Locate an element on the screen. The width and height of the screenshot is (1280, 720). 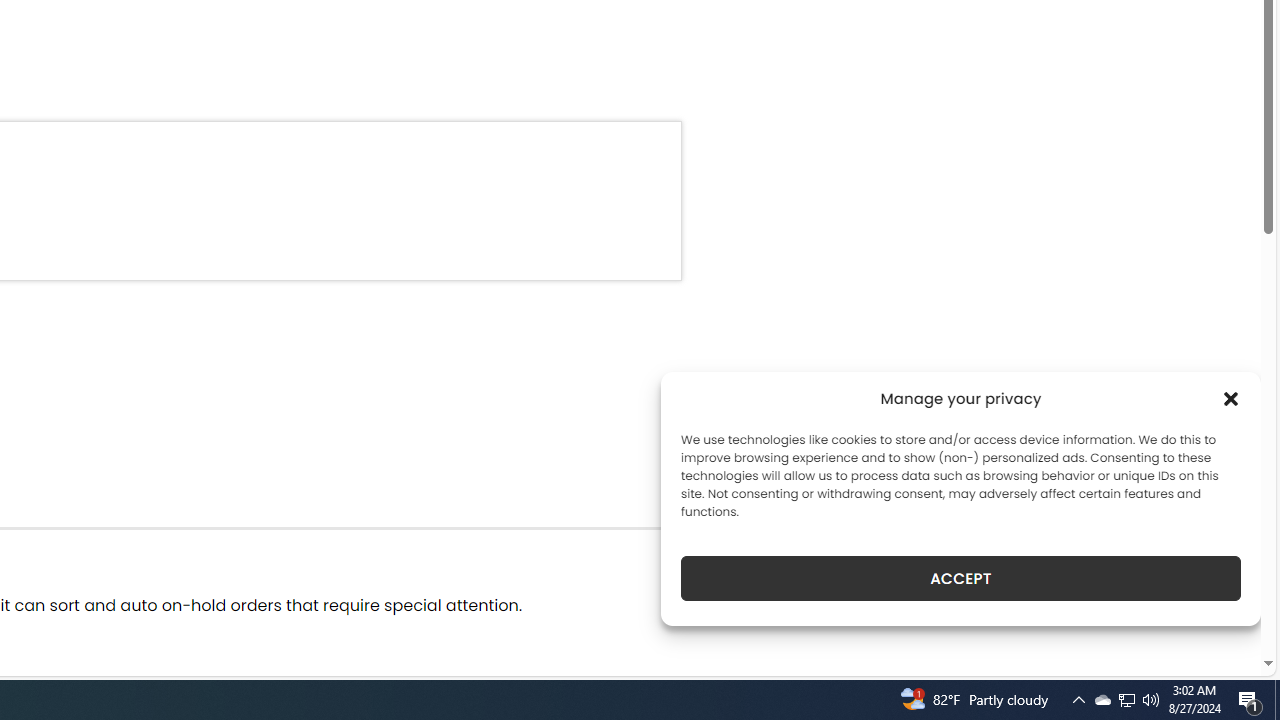
'ACCEPT' is located at coordinates (961, 578).